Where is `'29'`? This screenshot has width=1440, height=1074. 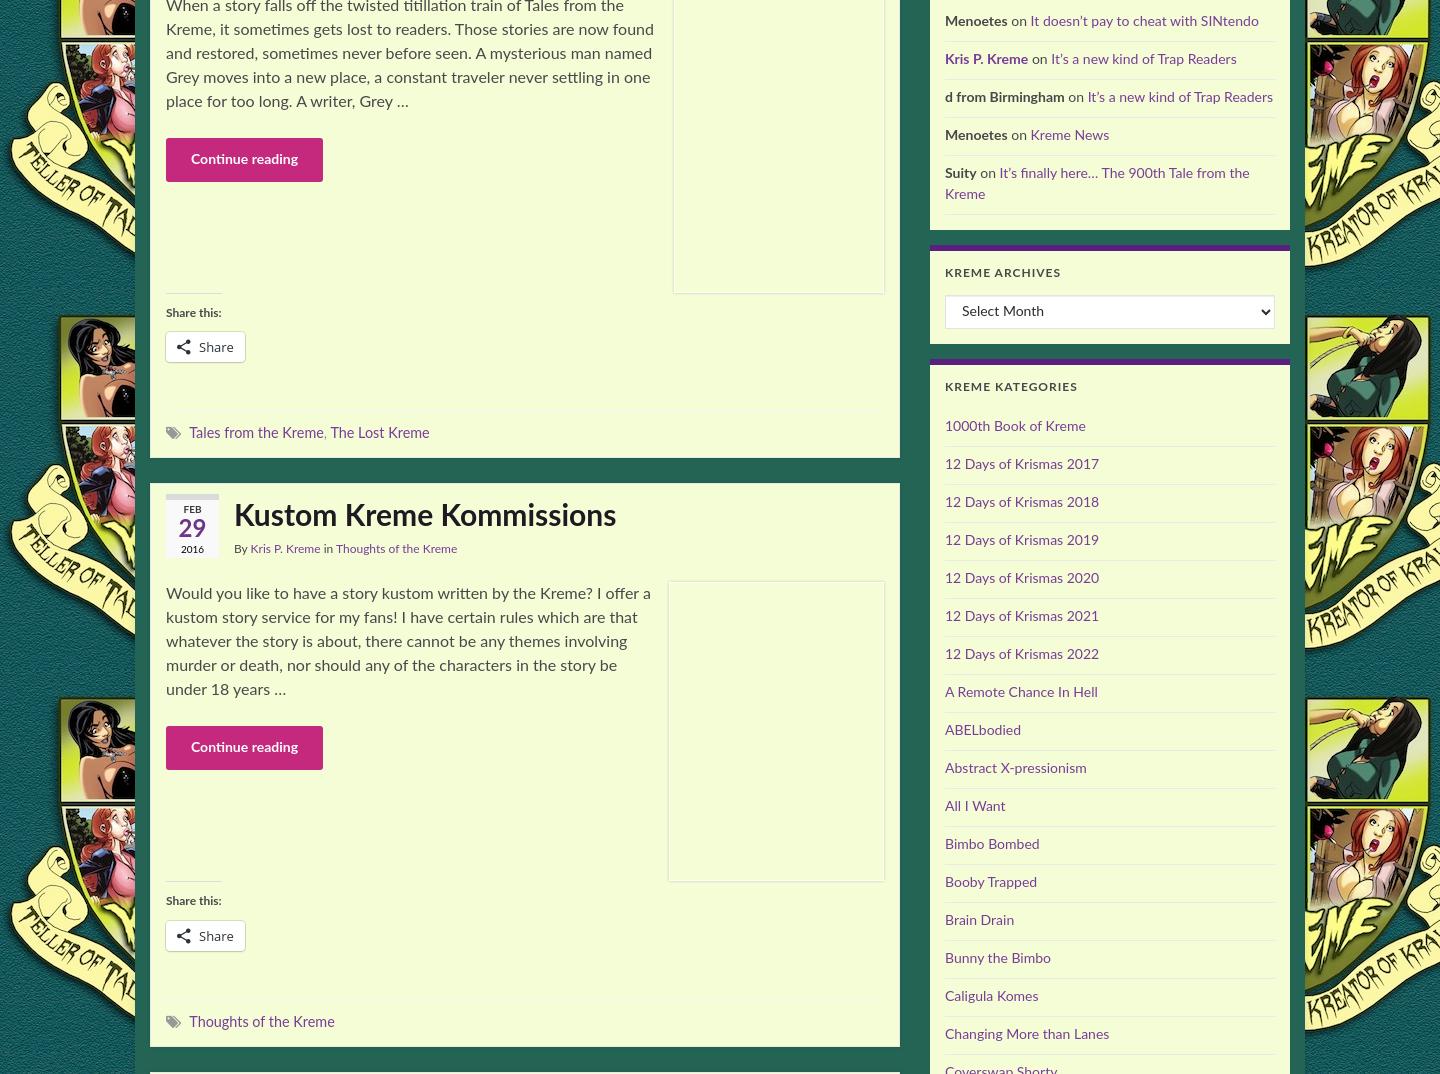
'29' is located at coordinates (191, 530).